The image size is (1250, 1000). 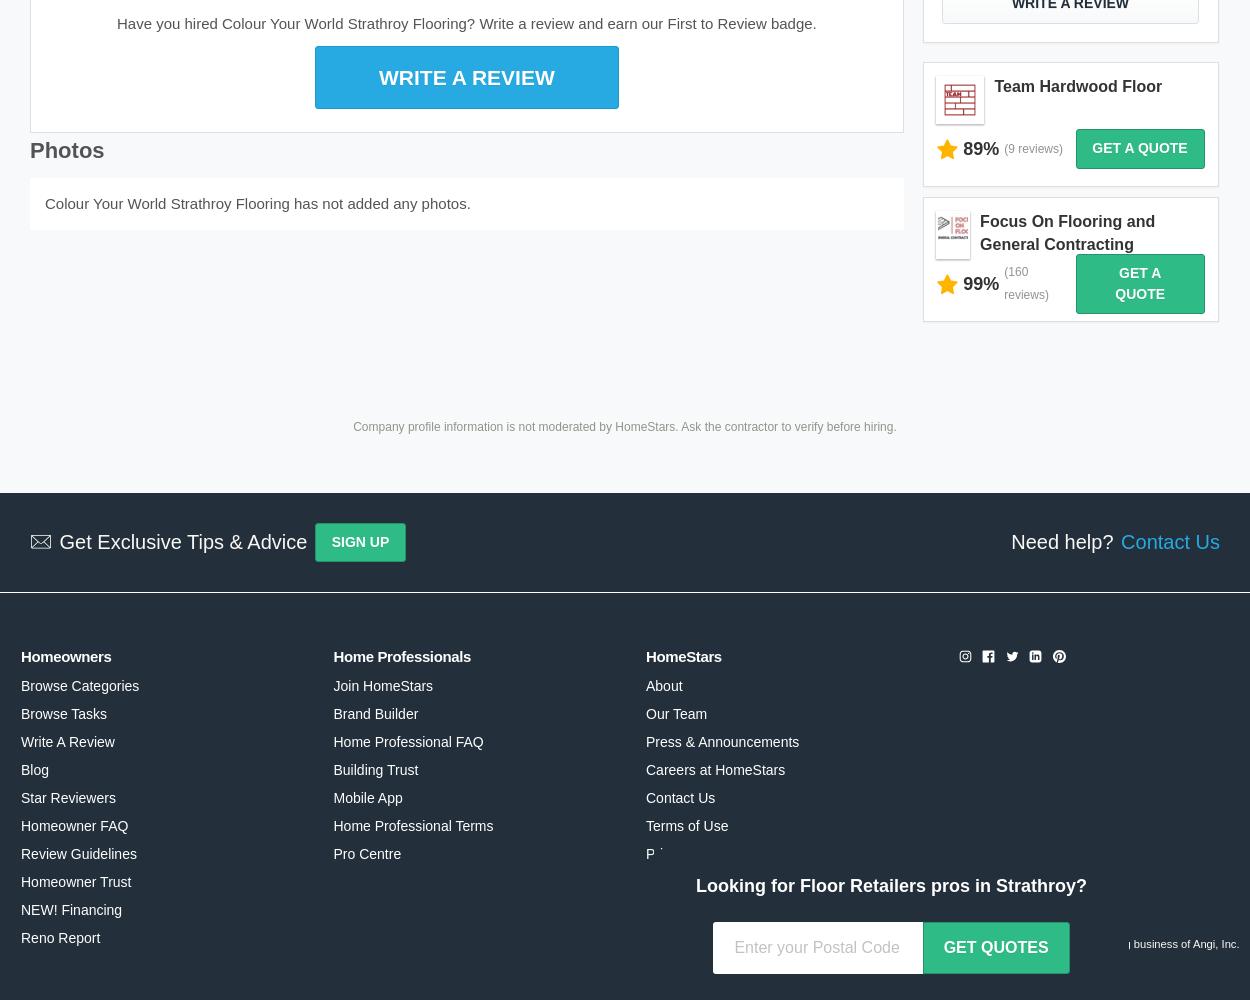 What do you see at coordinates (375, 770) in the screenshot?
I see `'Building Trust'` at bounding box center [375, 770].